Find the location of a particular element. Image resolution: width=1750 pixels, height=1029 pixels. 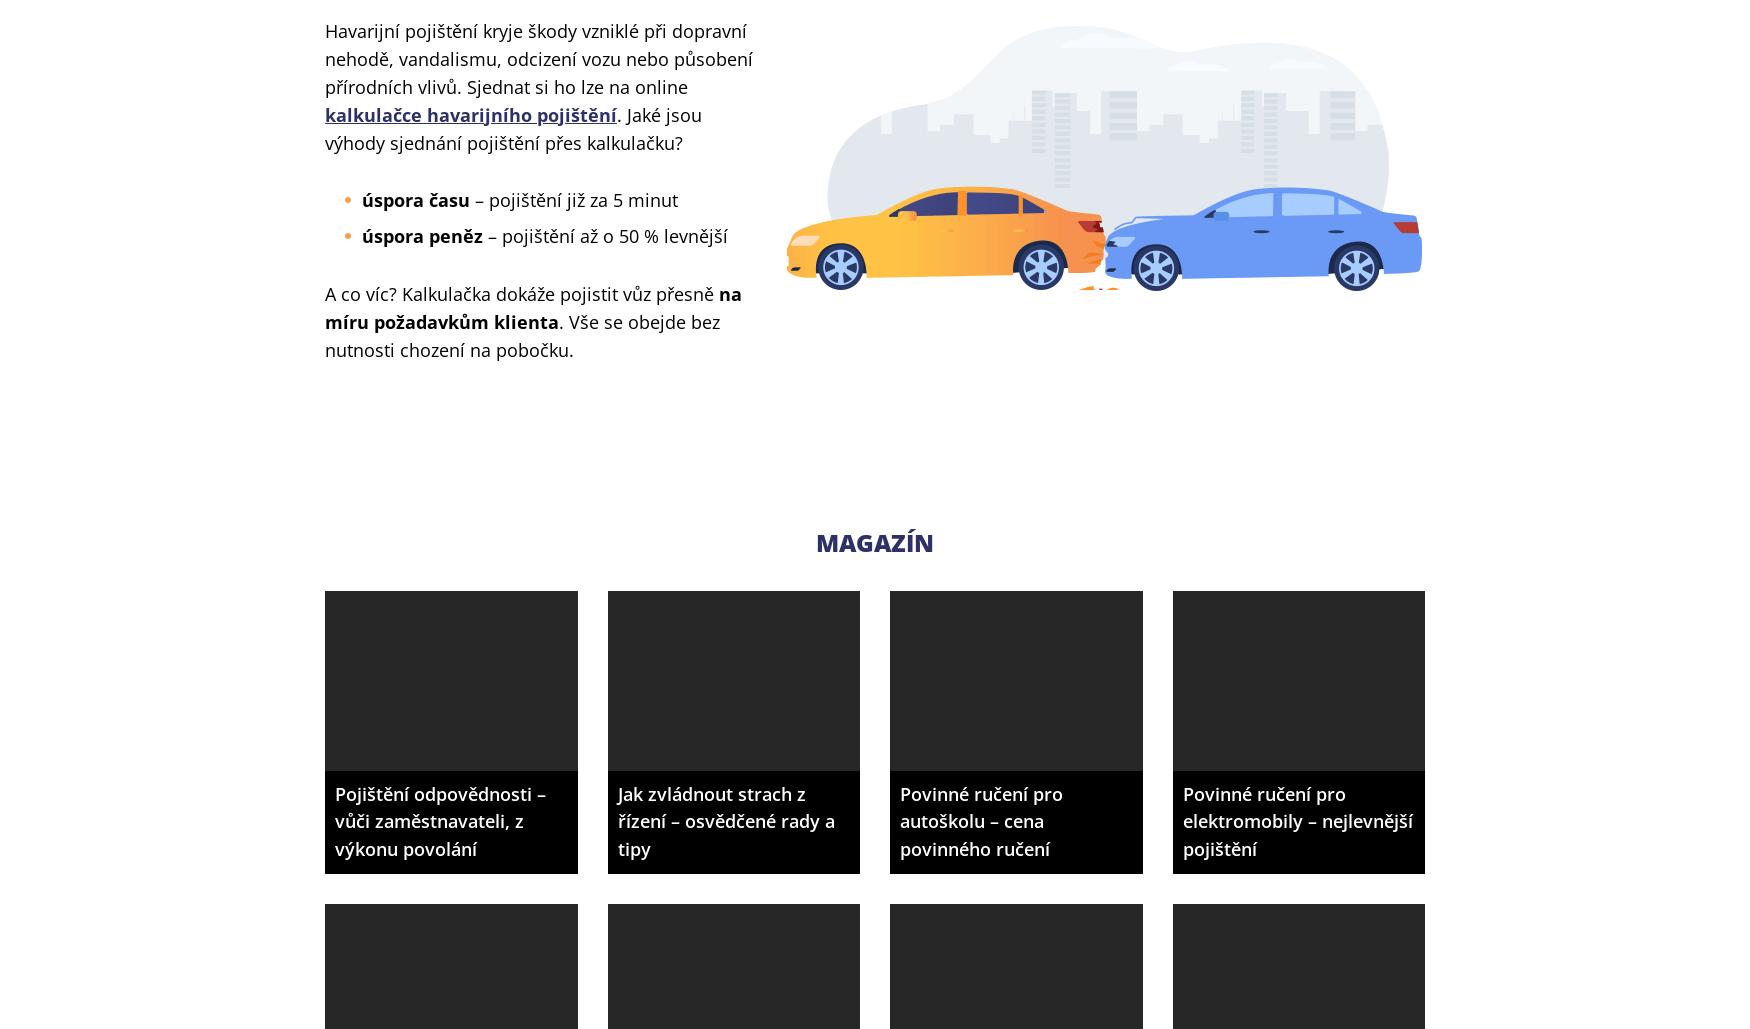

'Pojištění odpovědnosti – vůči zaměstnavateli, z výkonu povolání' is located at coordinates (334, 820).